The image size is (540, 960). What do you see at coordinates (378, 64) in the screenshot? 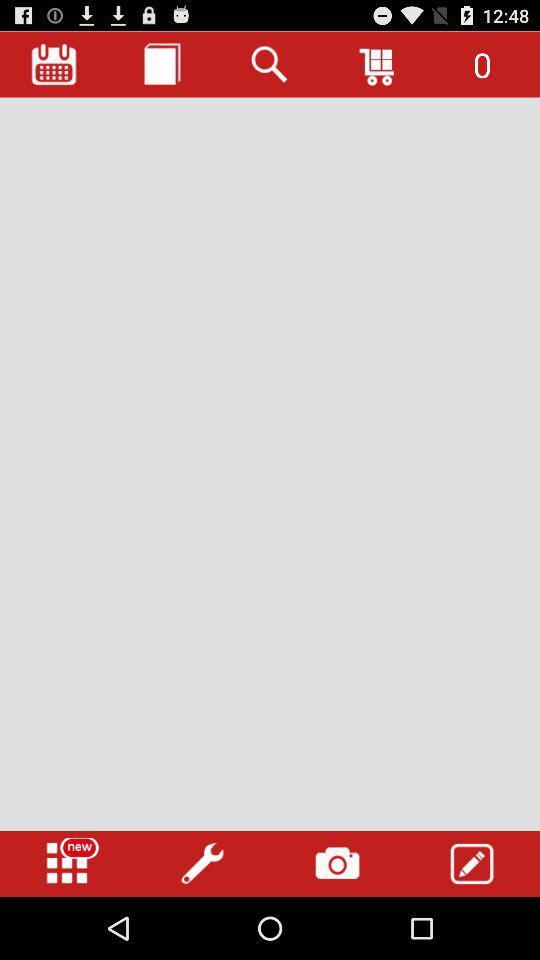
I see `icon next to 0 item` at bounding box center [378, 64].